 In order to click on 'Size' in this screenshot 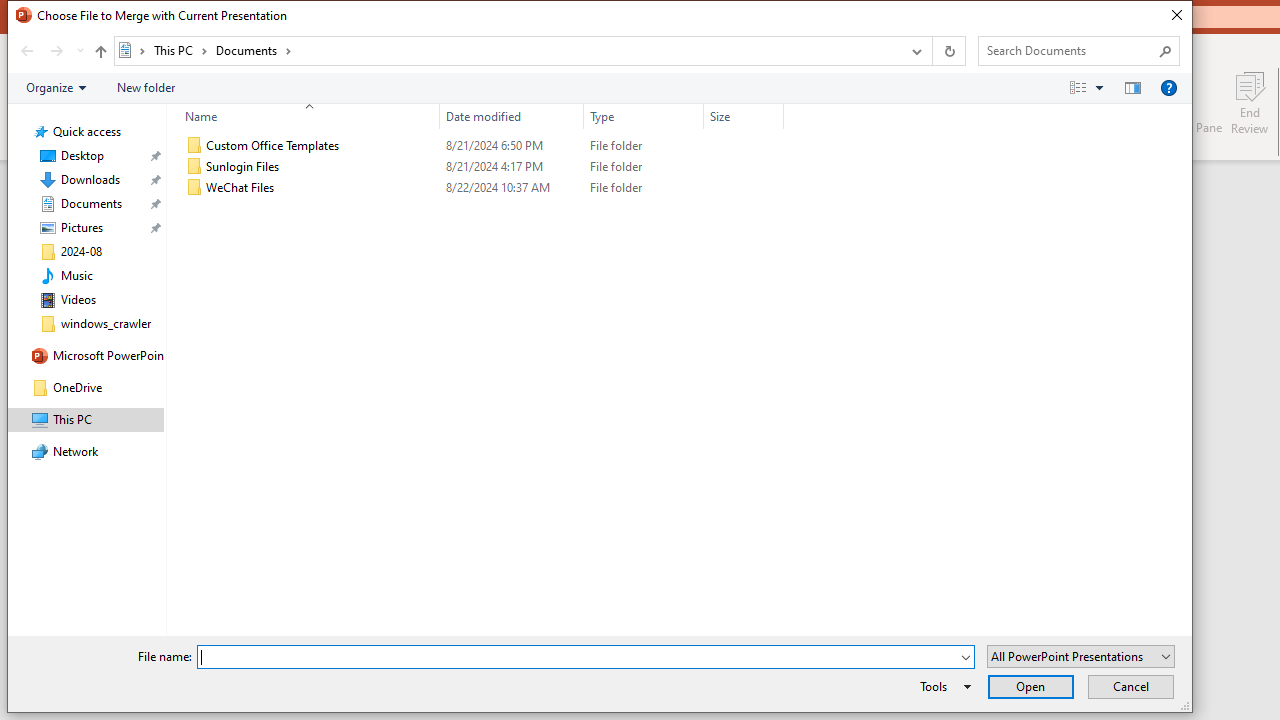, I will do `click(742, 116)`.